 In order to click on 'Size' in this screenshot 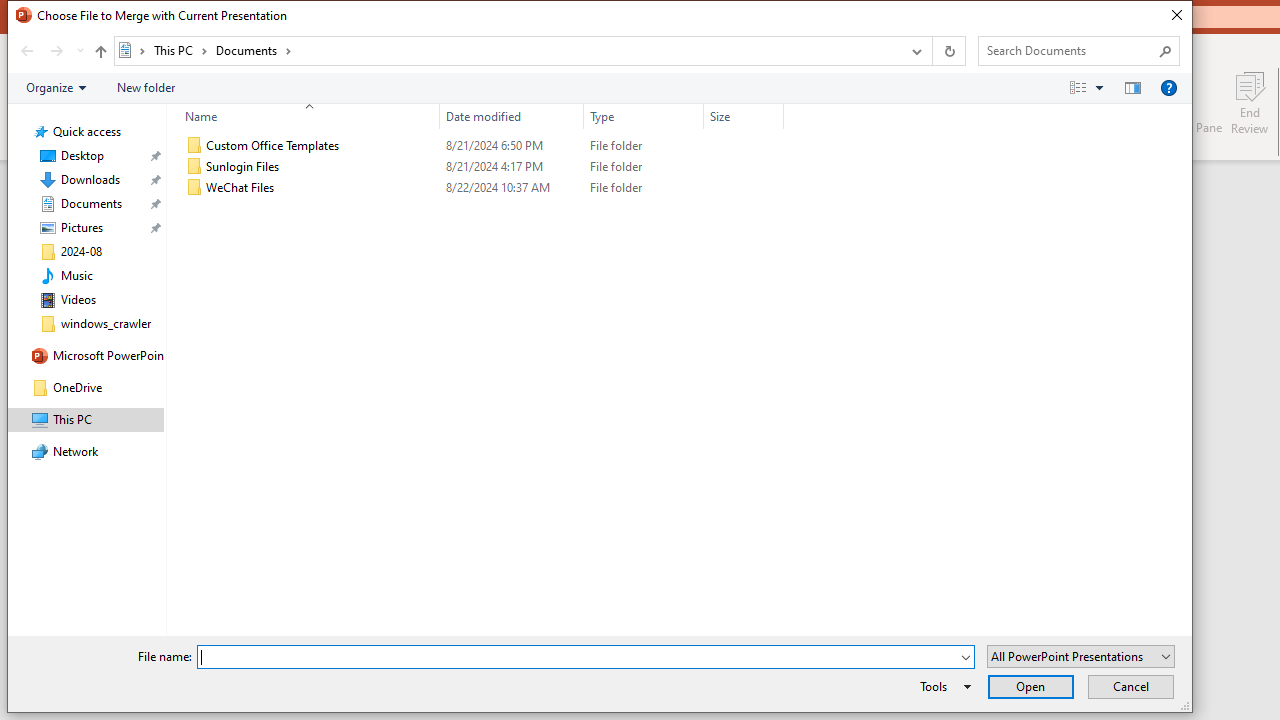, I will do `click(742, 116)`.